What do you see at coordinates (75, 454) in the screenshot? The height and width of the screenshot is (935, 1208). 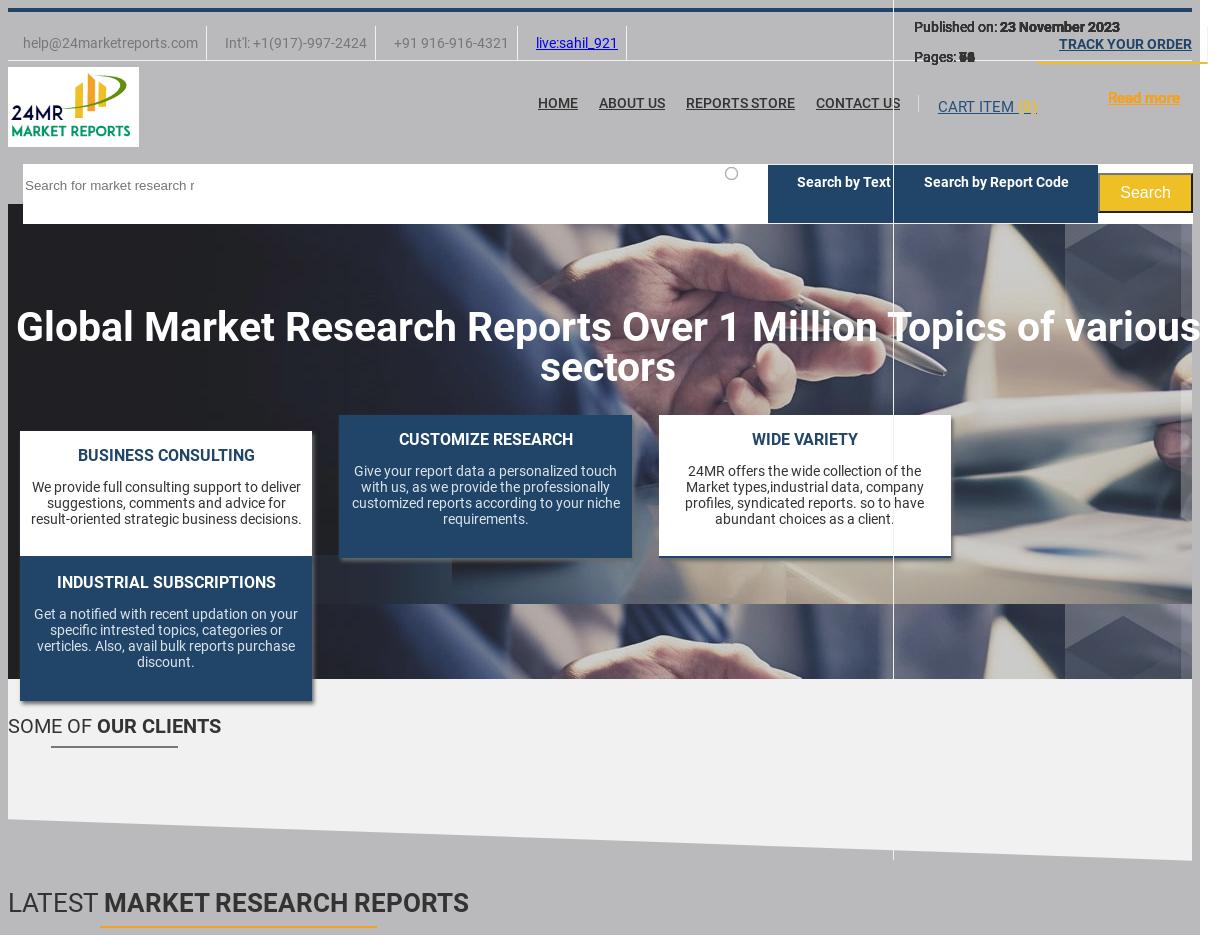 I see `'BUSINESS CONSULTING'` at bounding box center [75, 454].